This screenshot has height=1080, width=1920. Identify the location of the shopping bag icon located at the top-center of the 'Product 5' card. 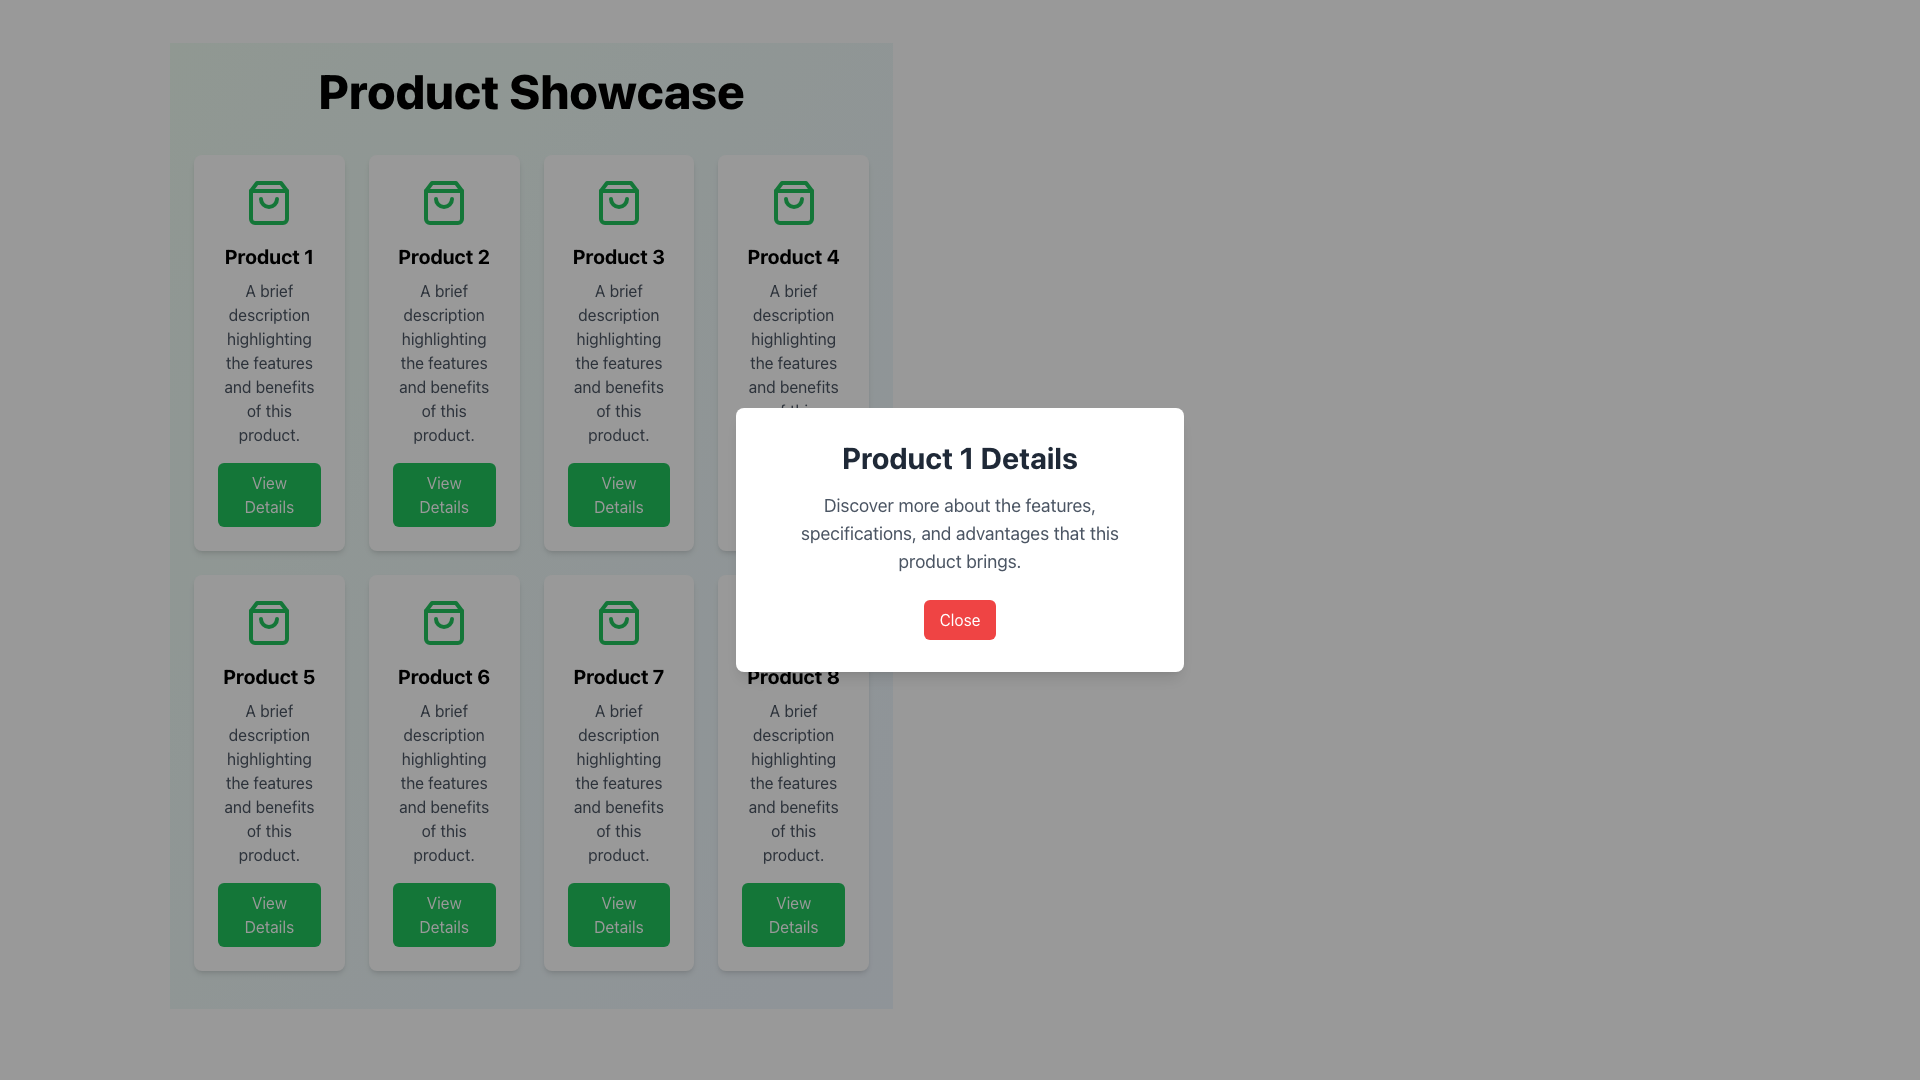
(268, 622).